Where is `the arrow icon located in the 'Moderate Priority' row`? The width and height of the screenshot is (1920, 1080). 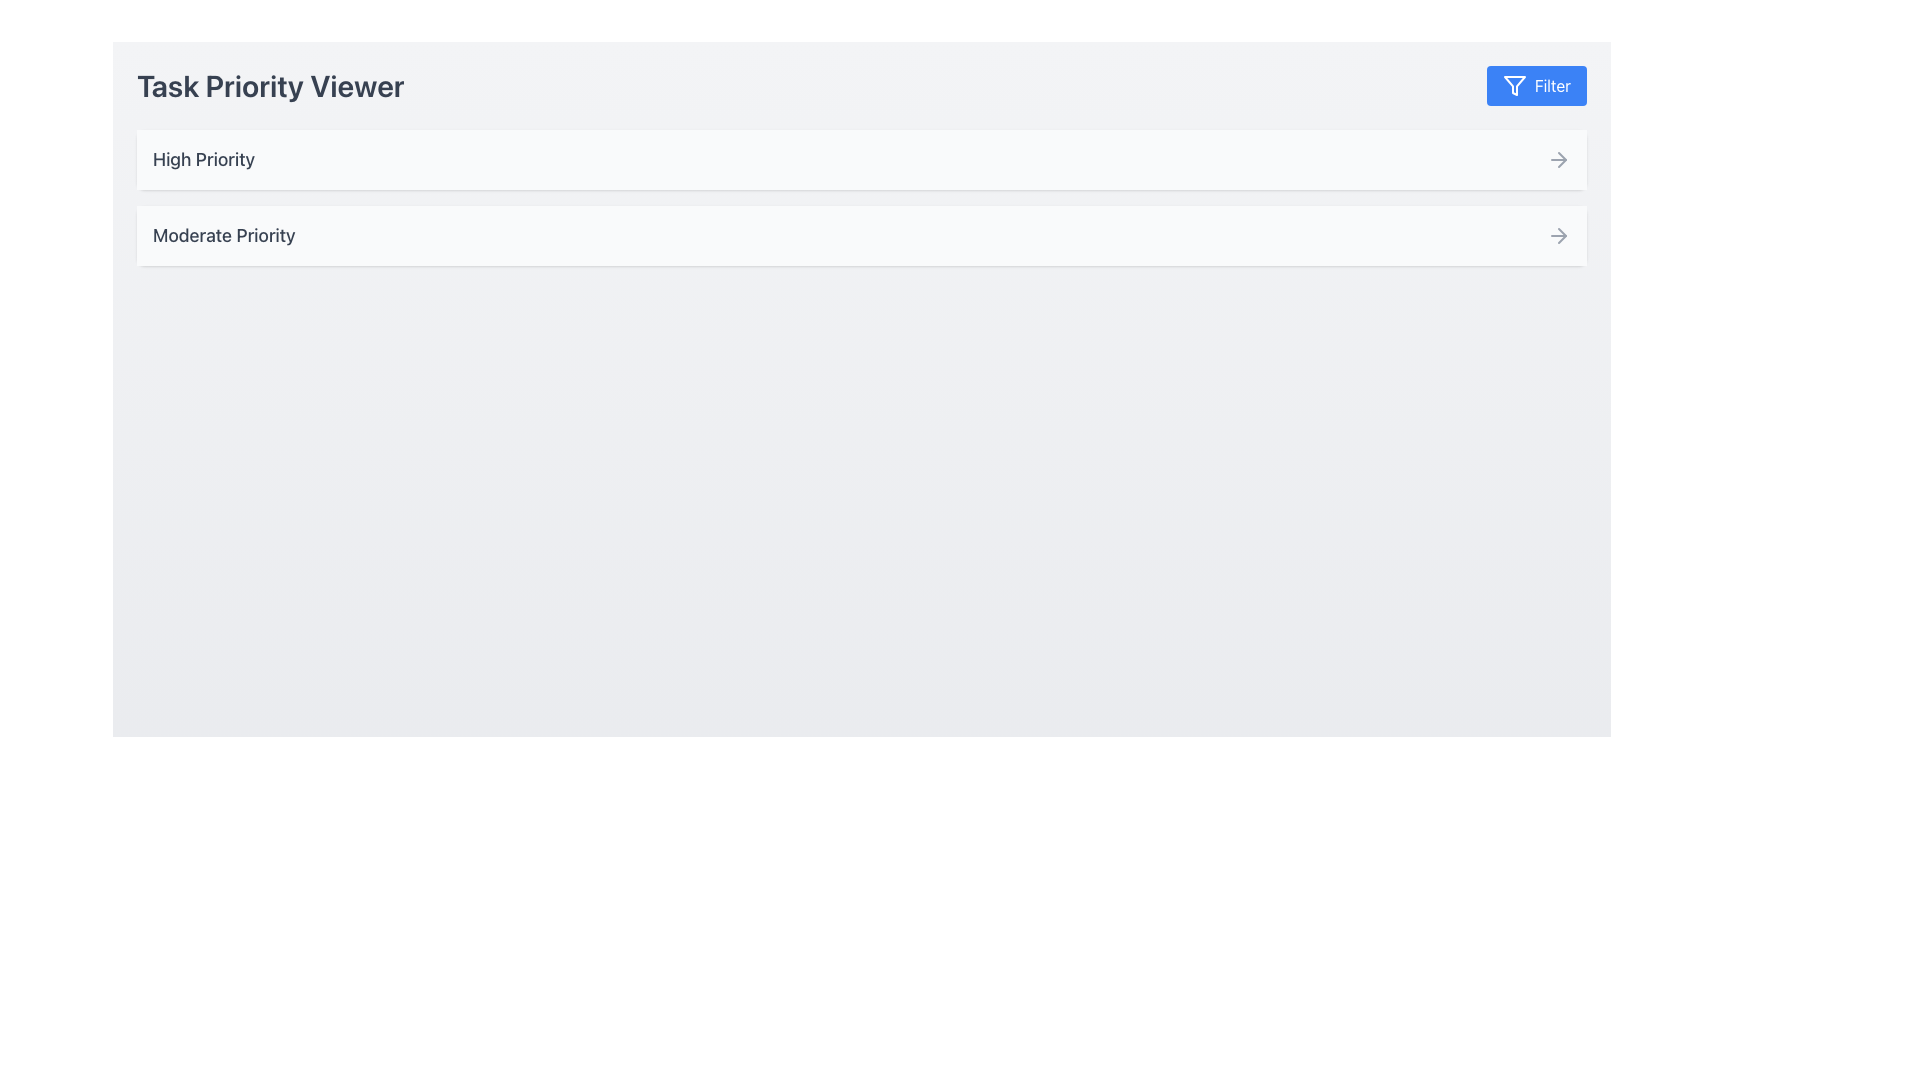
the arrow icon located in the 'Moderate Priority' row is located at coordinates (1558, 234).